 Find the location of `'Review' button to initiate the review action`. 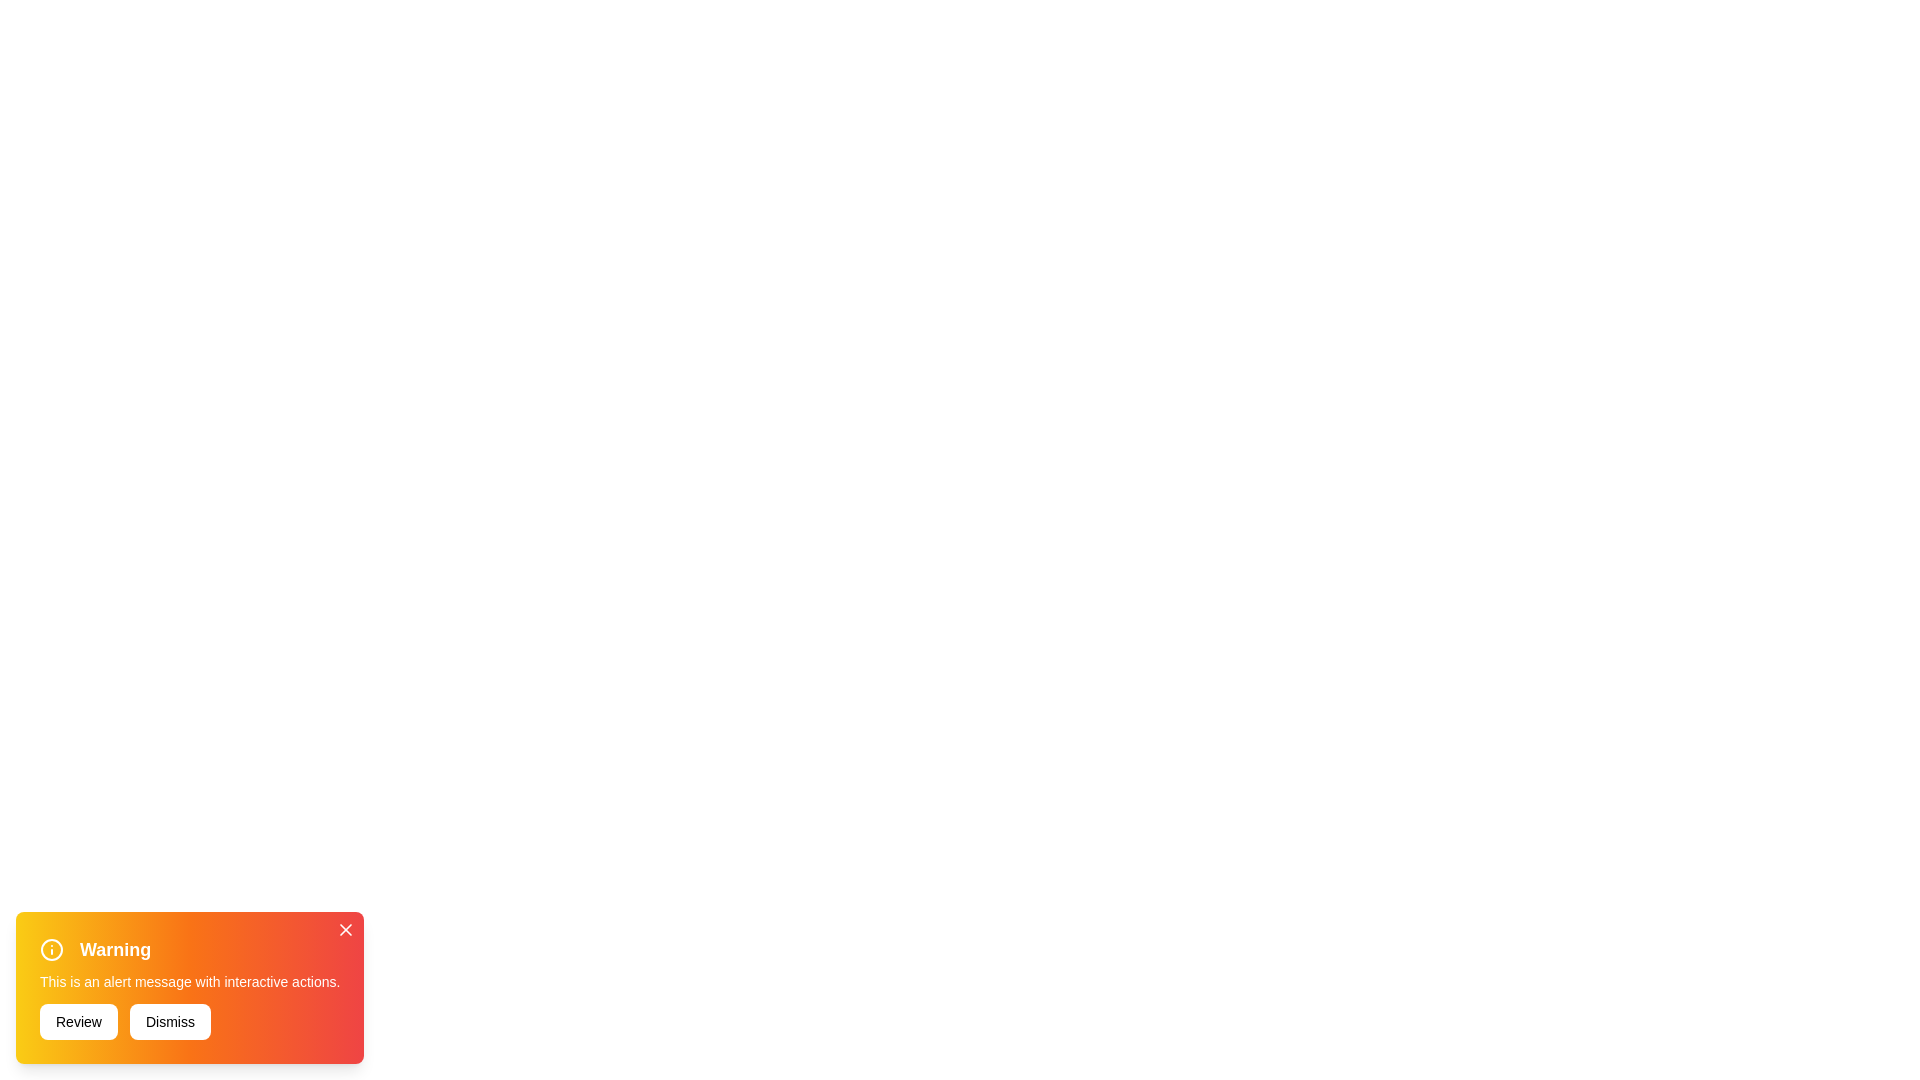

'Review' button to initiate the review action is located at coordinates (78, 1022).